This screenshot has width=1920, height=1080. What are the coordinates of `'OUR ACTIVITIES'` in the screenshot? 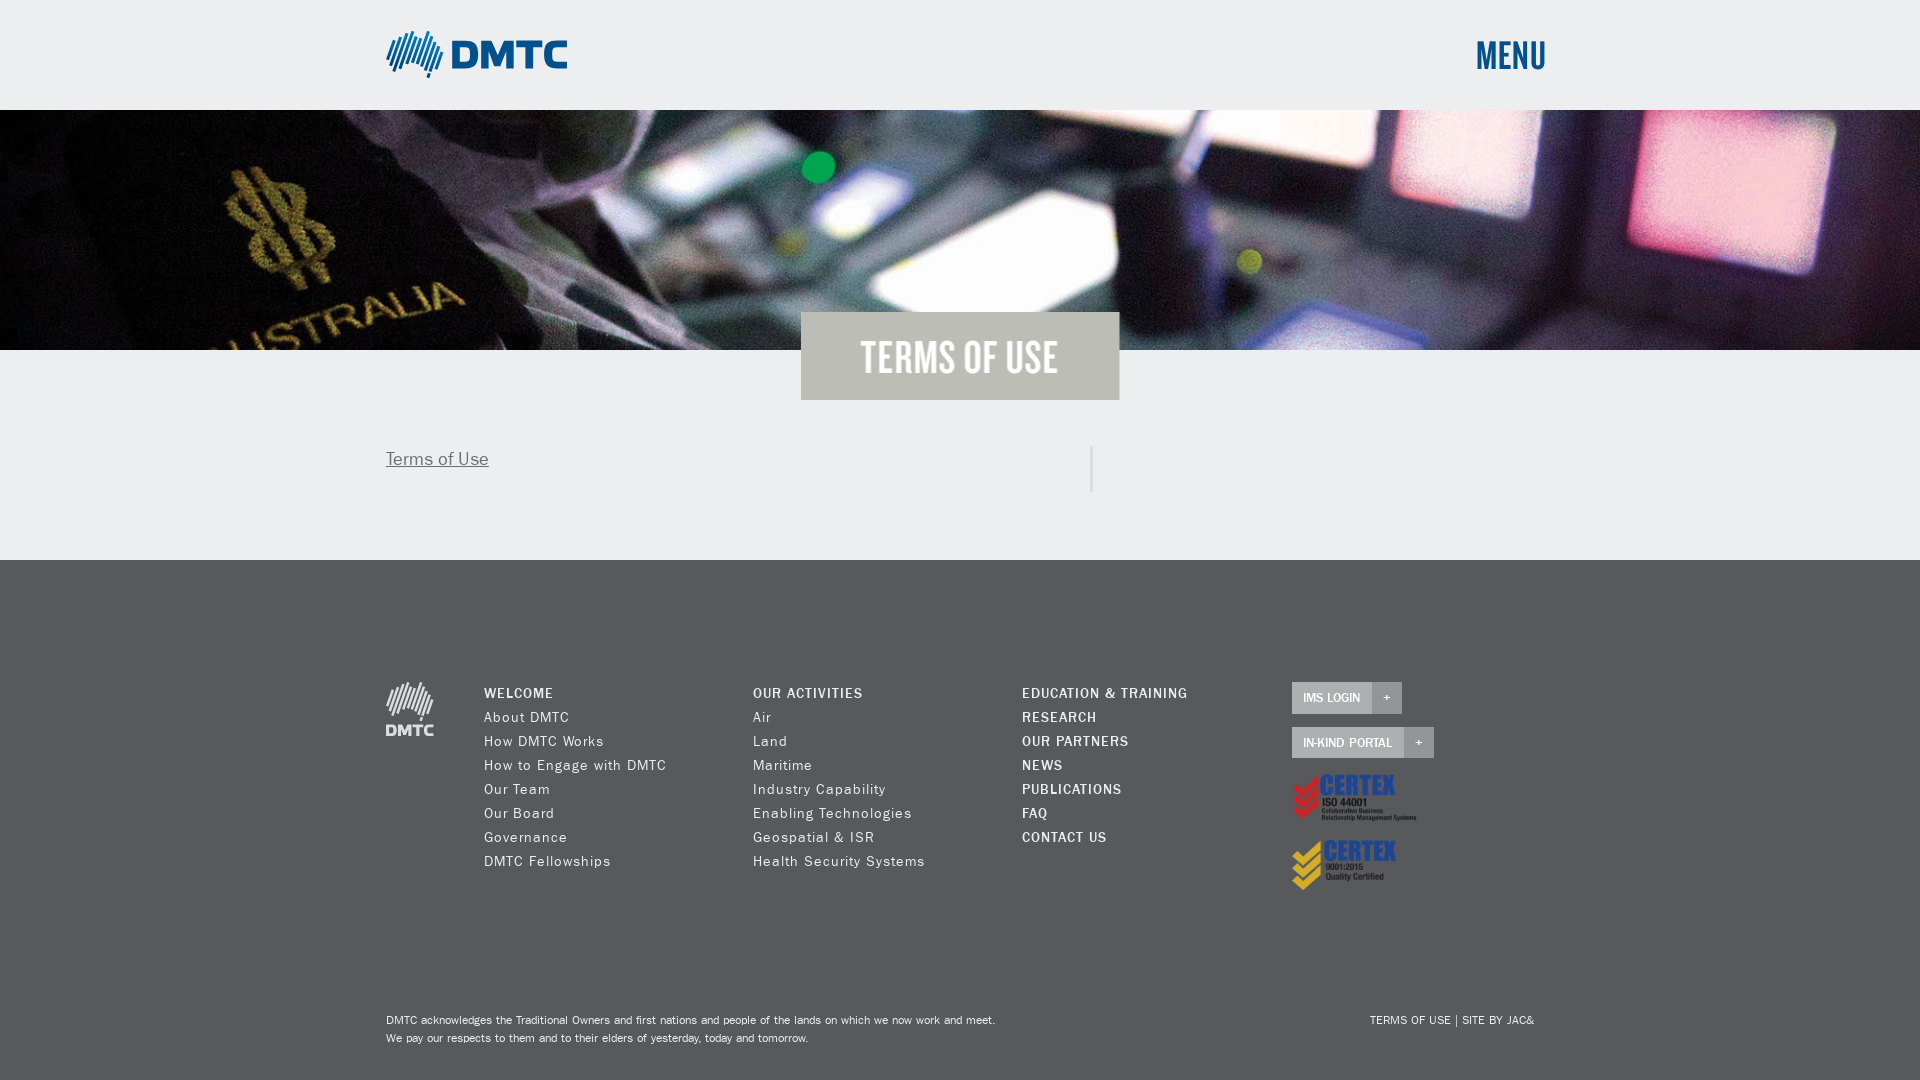 It's located at (752, 693).